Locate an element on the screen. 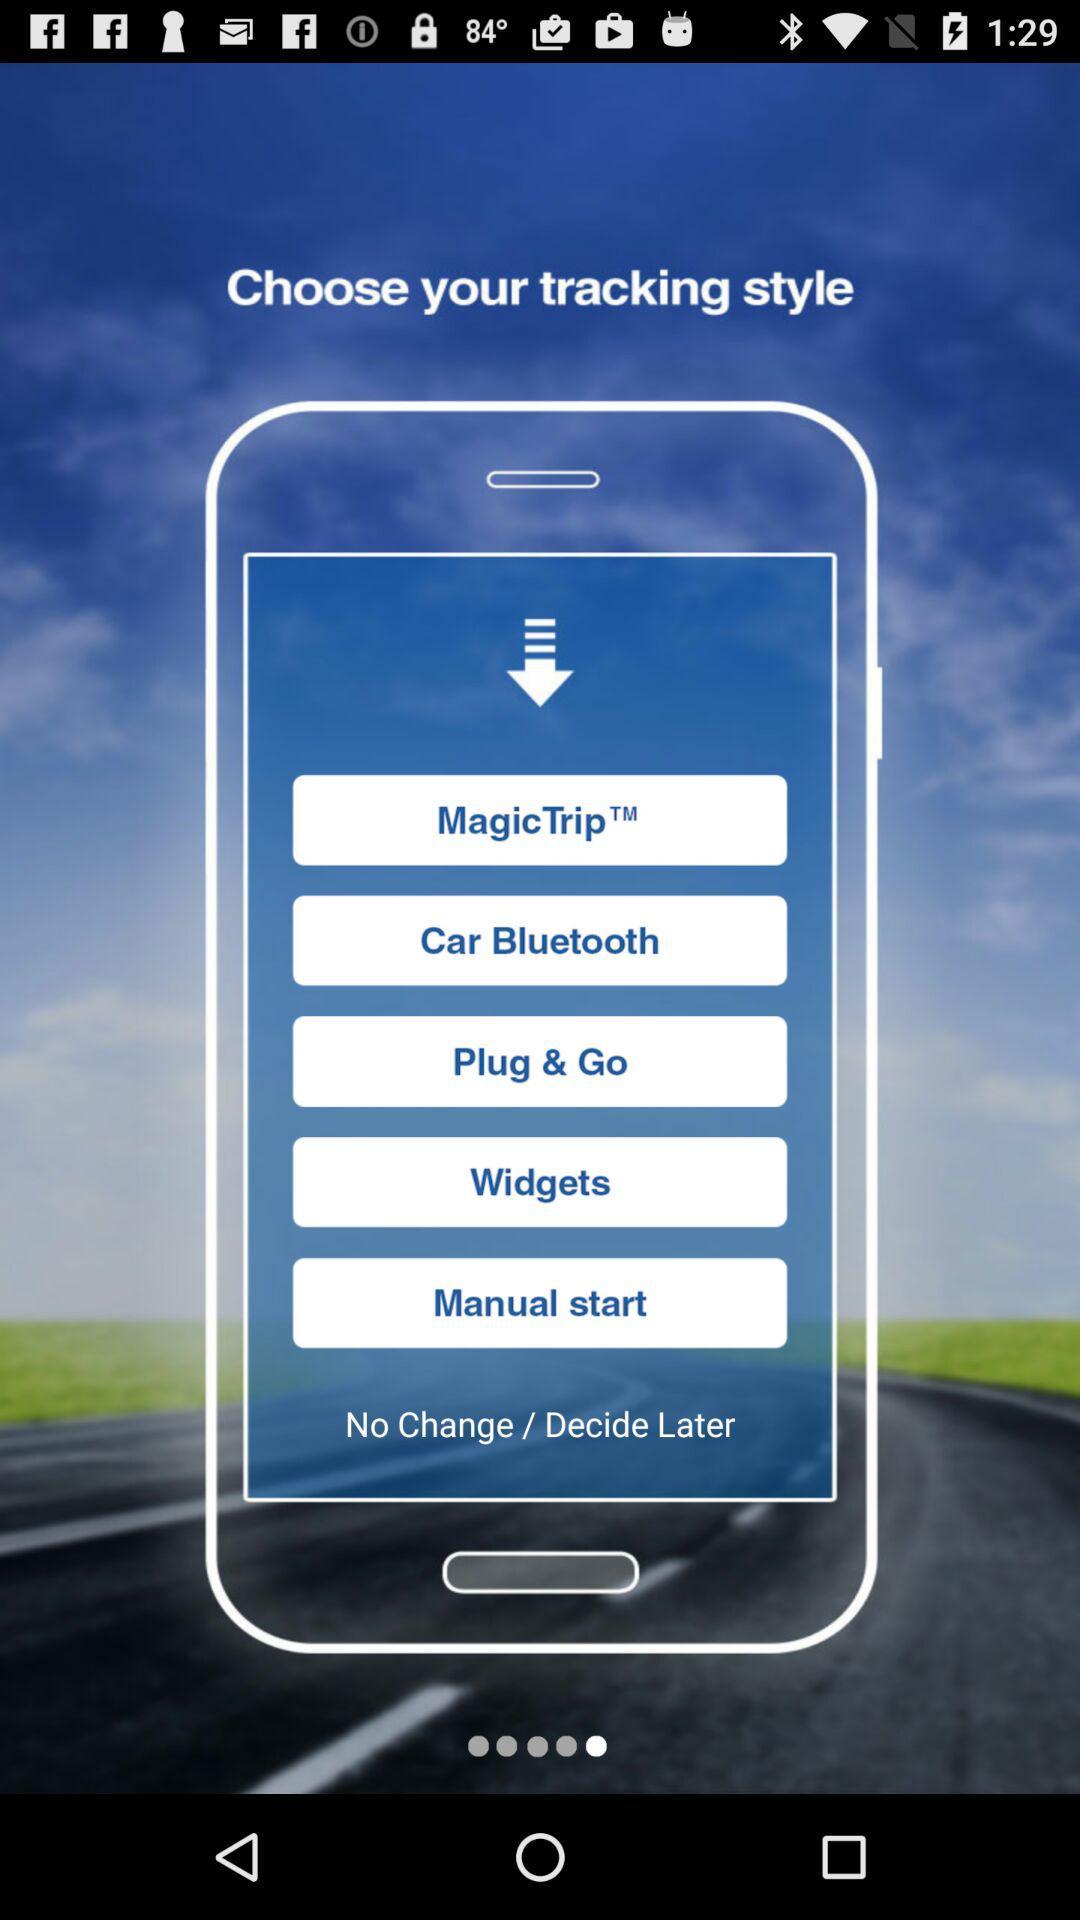  start tracking your trip manually is located at coordinates (540, 1303).